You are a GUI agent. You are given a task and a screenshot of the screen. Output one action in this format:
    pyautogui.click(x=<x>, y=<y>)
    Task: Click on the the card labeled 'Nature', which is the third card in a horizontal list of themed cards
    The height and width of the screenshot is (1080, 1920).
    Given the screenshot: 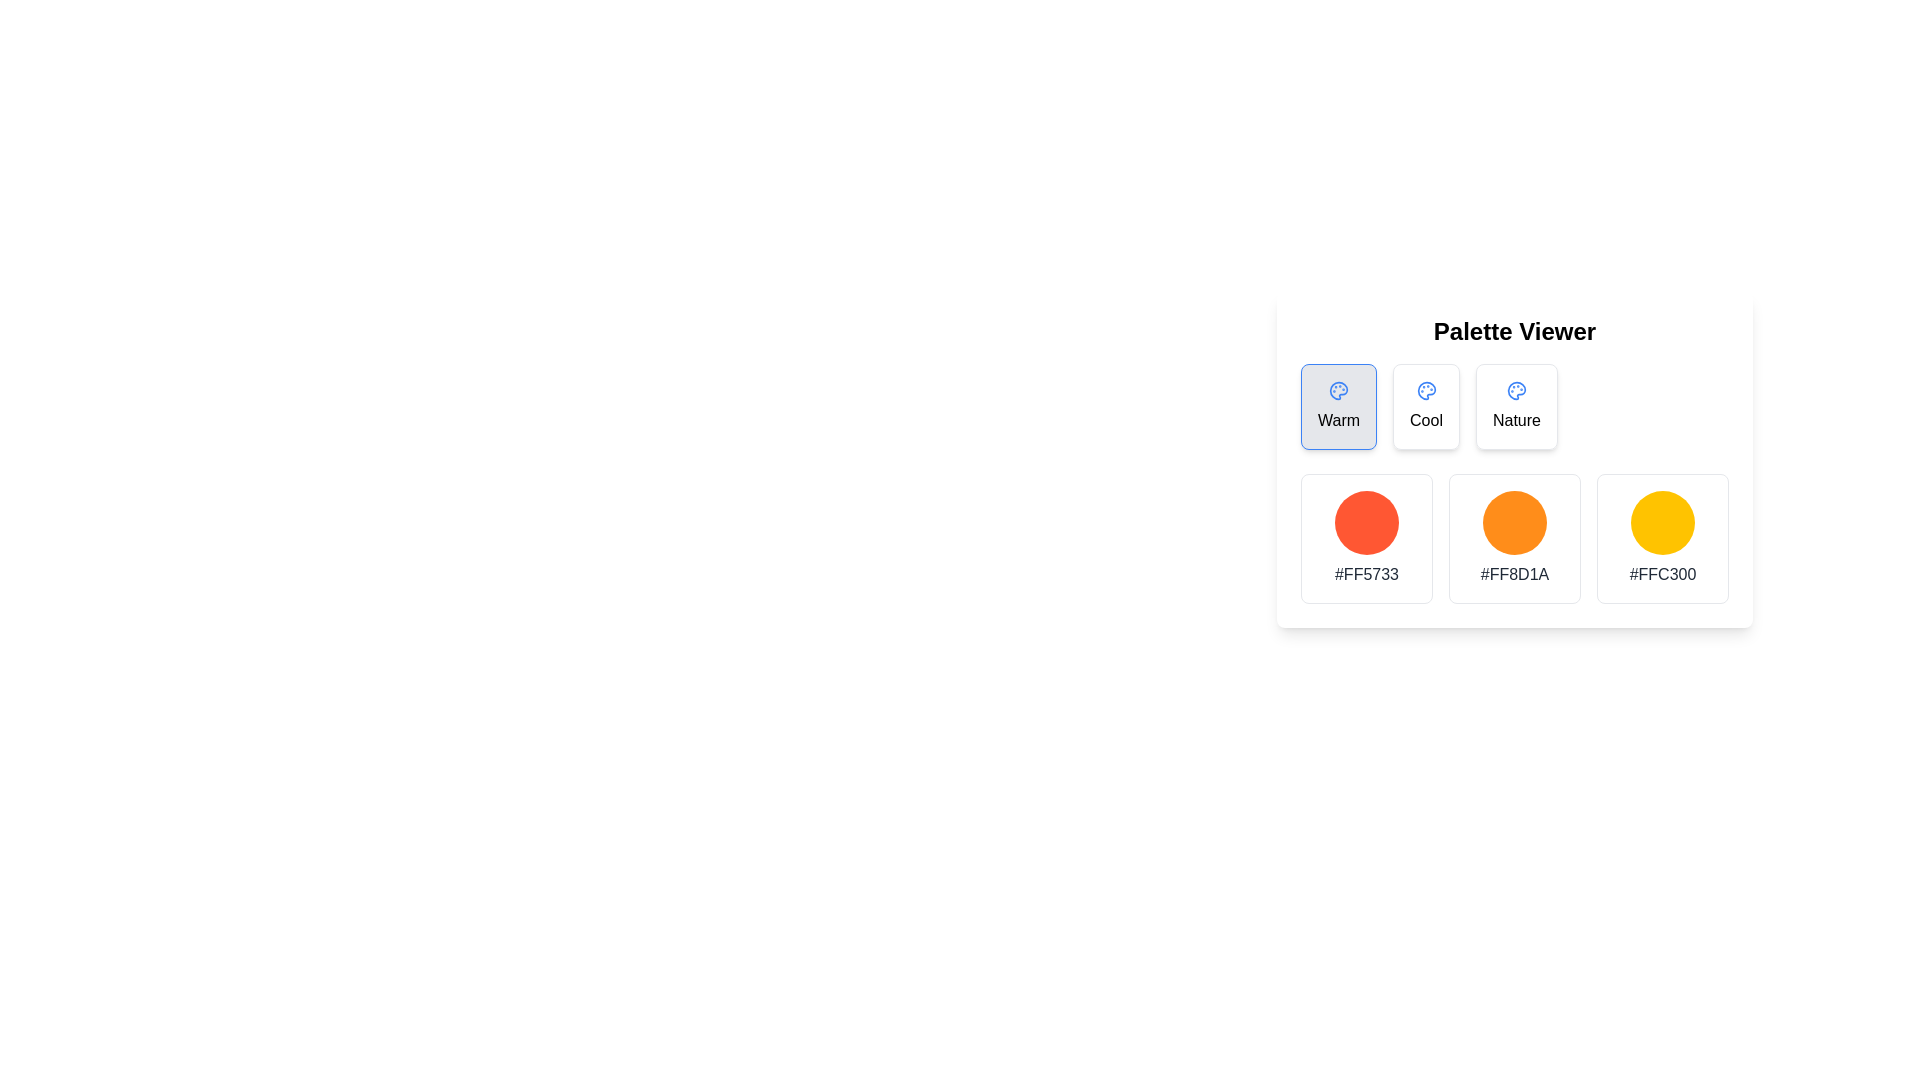 What is the action you would take?
    pyautogui.click(x=1516, y=406)
    